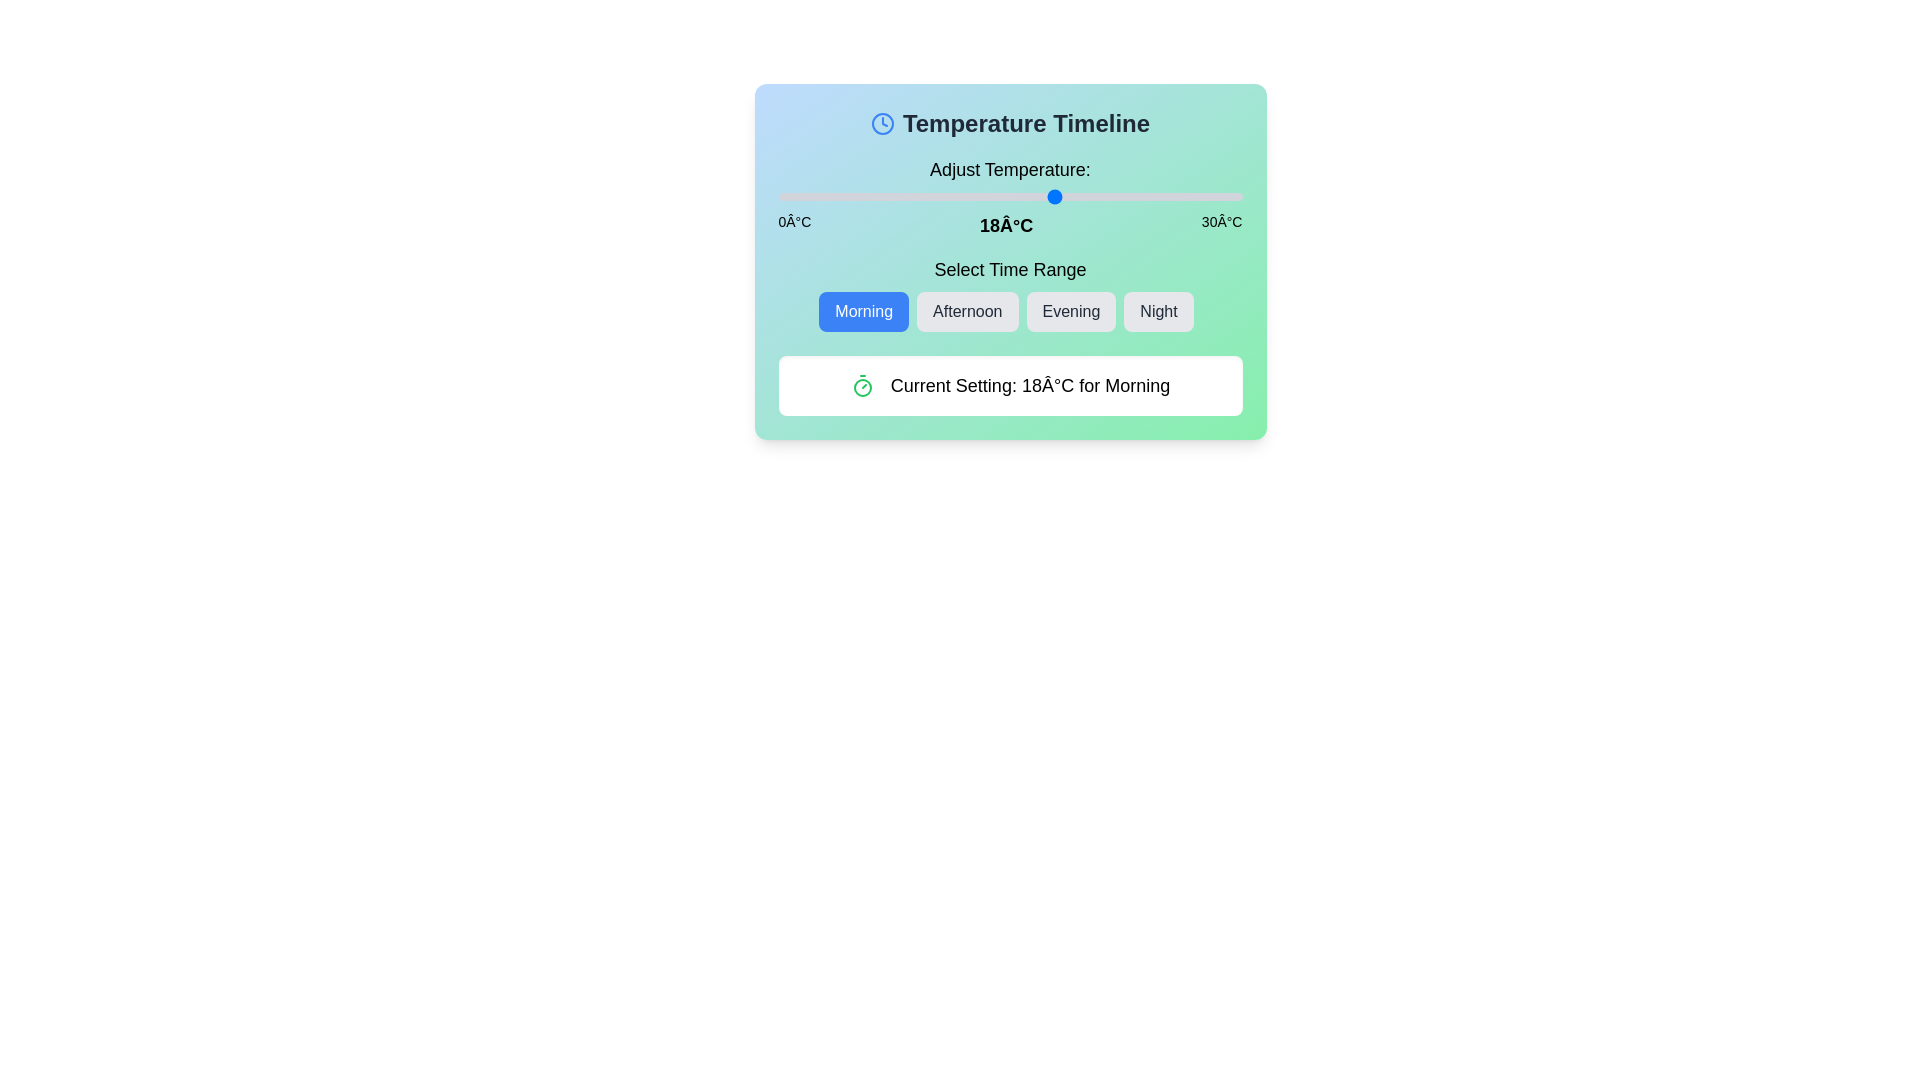 Image resolution: width=1920 pixels, height=1080 pixels. What do you see at coordinates (1086, 196) in the screenshot?
I see `the temperature slider to set the temperature to 20°C` at bounding box center [1086, 196].